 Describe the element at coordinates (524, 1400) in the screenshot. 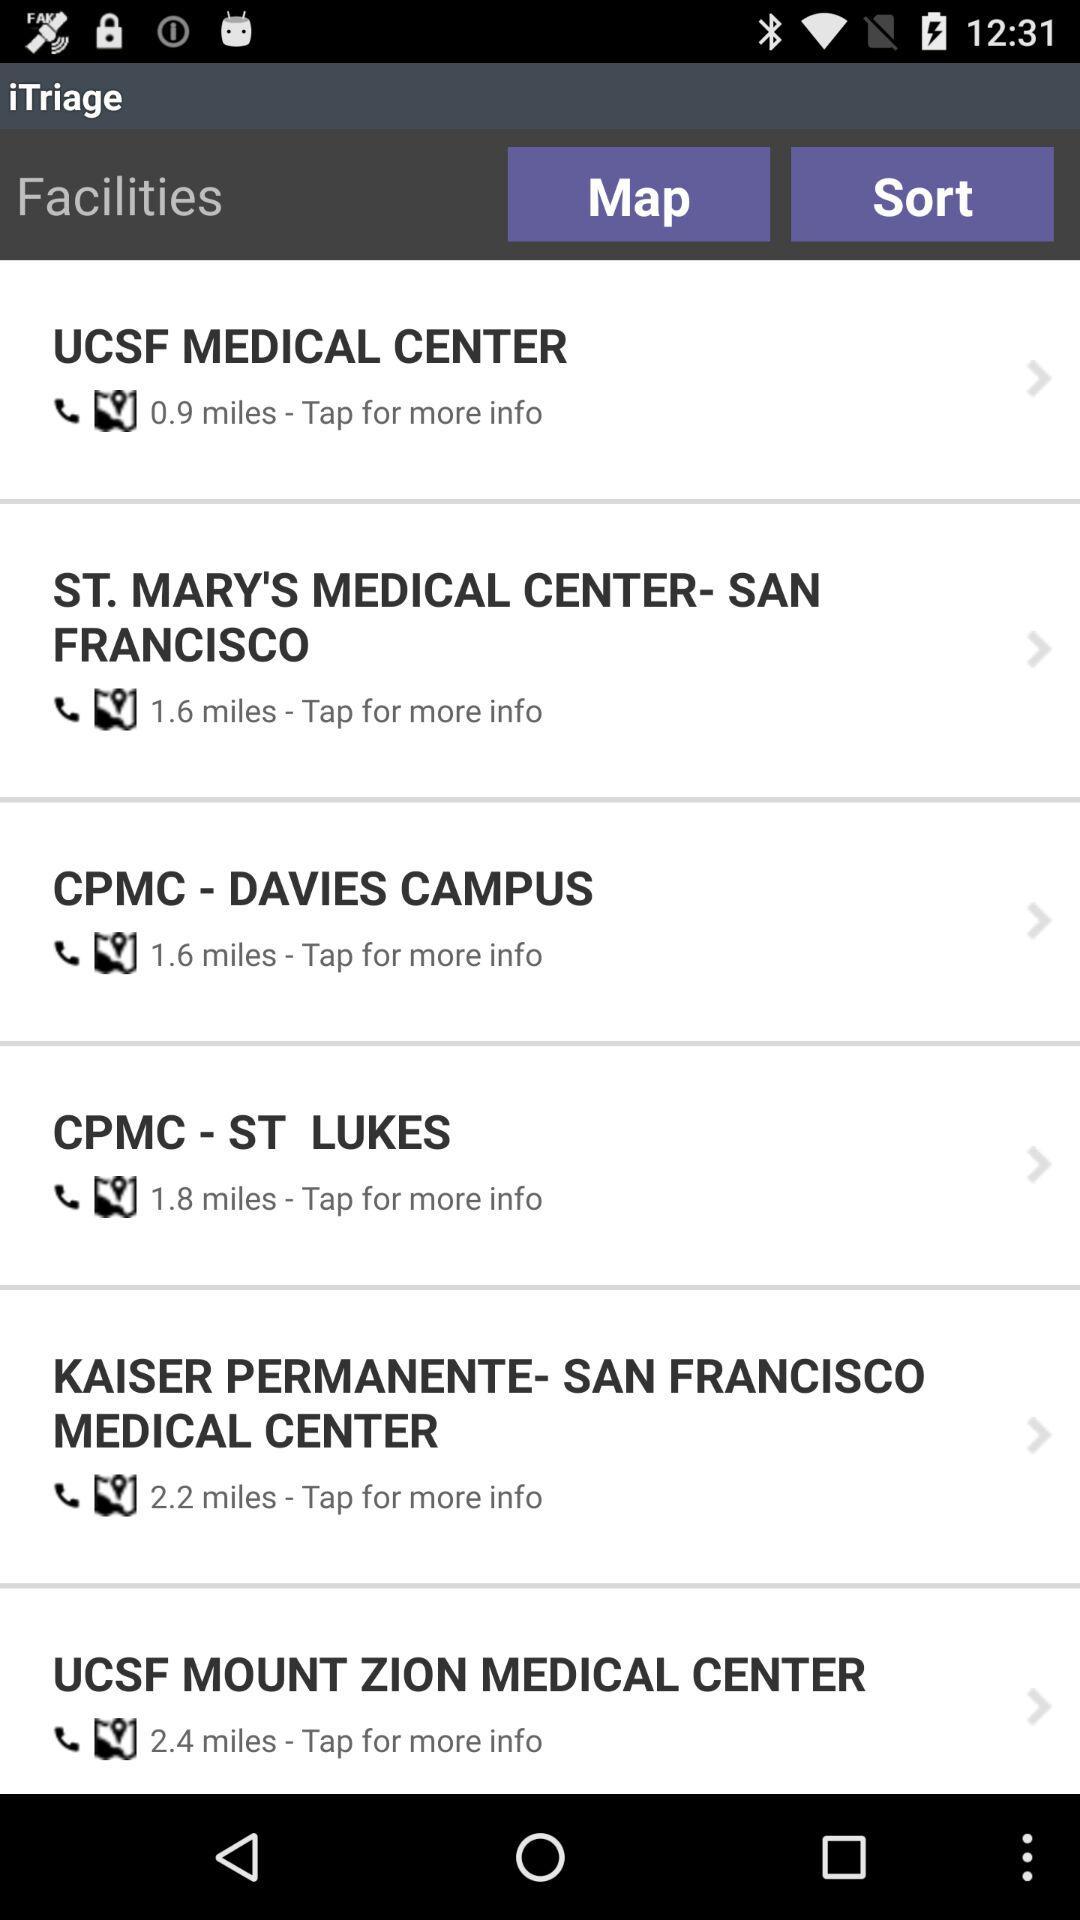

I see `the kaiser permanente san icon` at that location.